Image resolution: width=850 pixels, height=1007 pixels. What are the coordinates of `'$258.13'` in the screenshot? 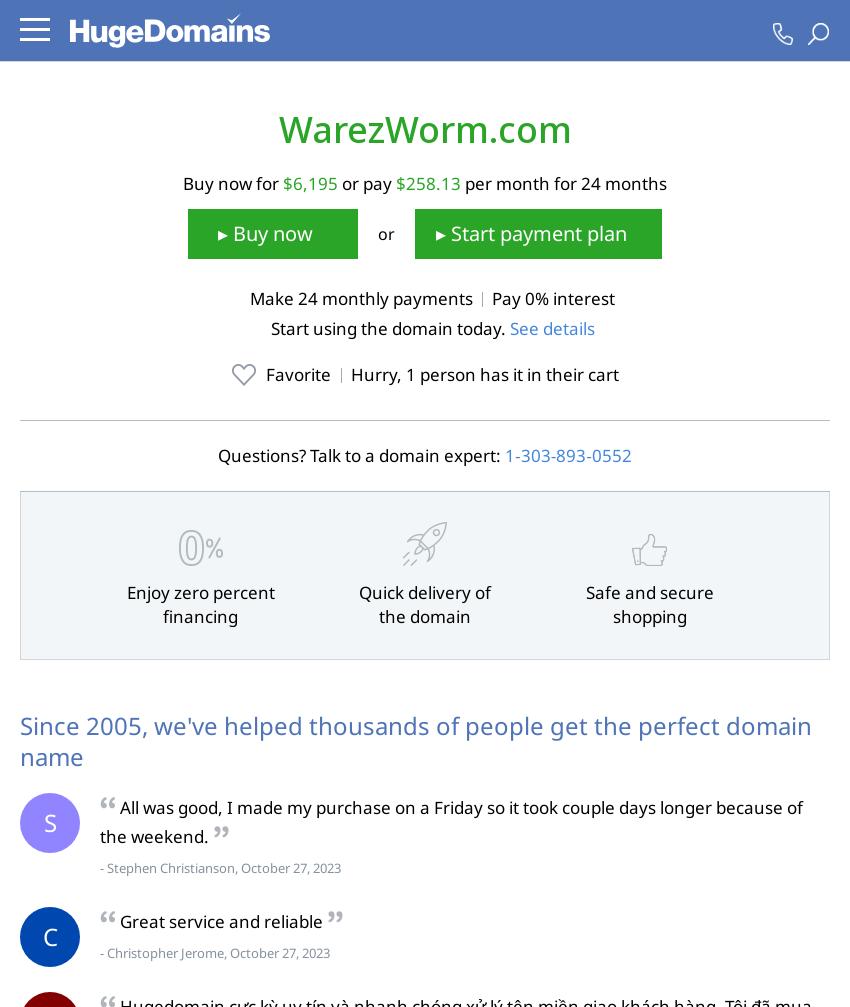 It's located at (427, 182).